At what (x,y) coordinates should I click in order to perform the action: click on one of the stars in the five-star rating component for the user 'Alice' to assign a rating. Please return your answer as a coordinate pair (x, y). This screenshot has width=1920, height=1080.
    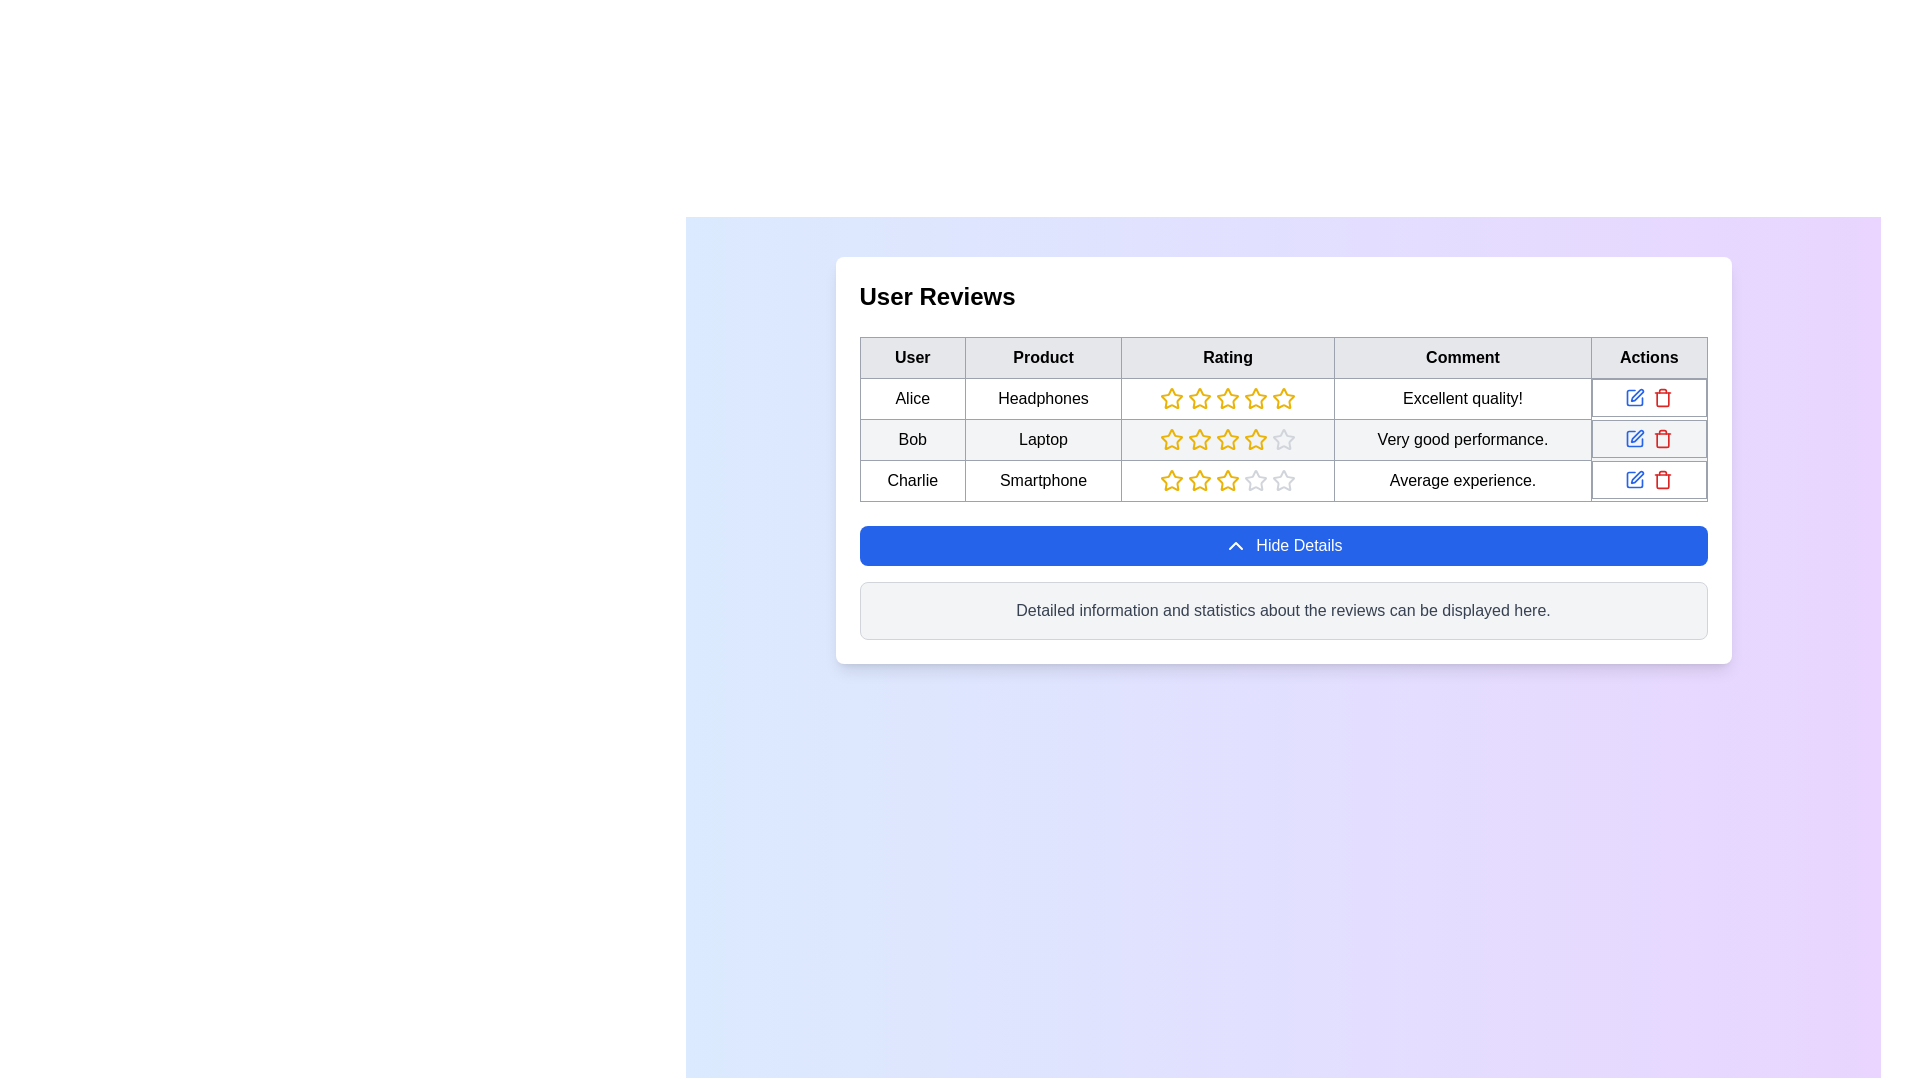
    Looking at the image, I should click on (1227, 398).